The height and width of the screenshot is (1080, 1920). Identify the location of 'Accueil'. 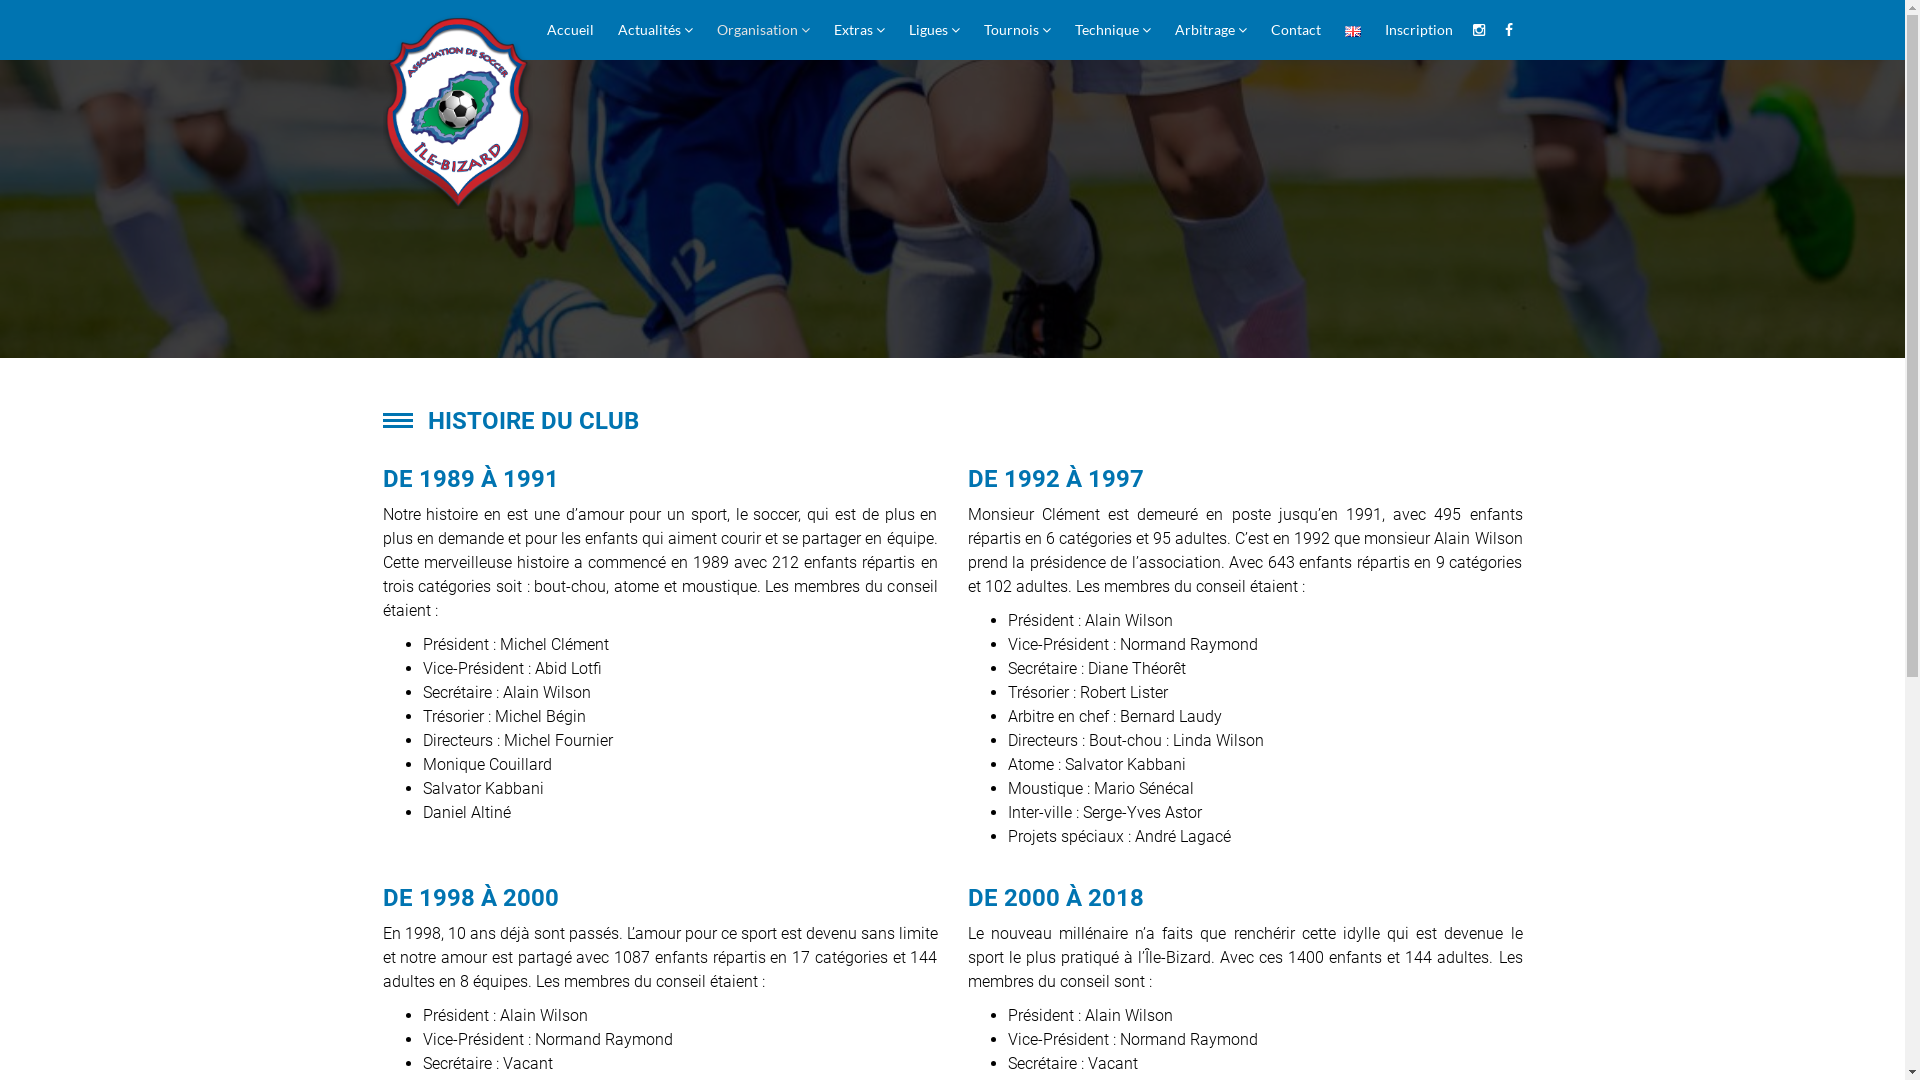
(568, 30).